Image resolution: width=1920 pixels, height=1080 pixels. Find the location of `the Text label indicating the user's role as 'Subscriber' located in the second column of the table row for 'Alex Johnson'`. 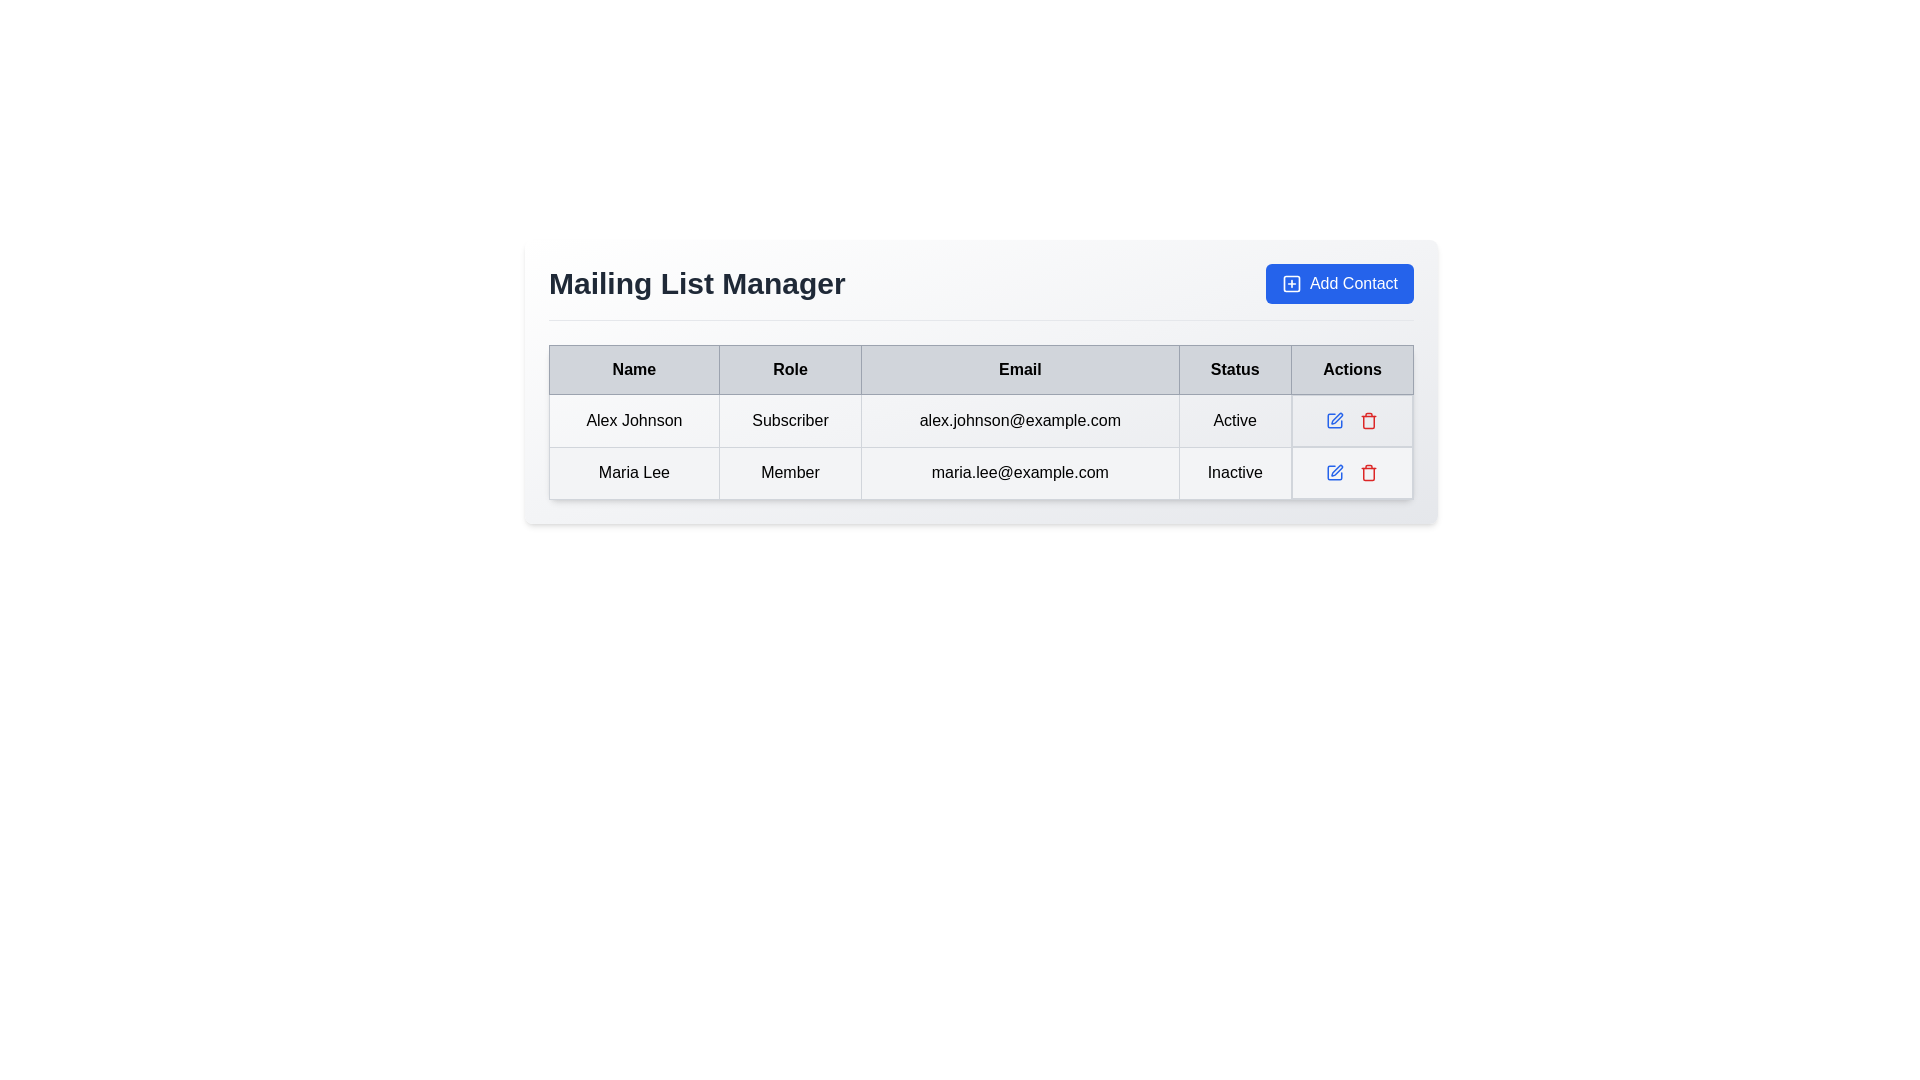

the Text label indicating the user's role as 'Subscriber' located in the second column of the table row for 'Alex Johnson' is located at coordinates (789, 419).